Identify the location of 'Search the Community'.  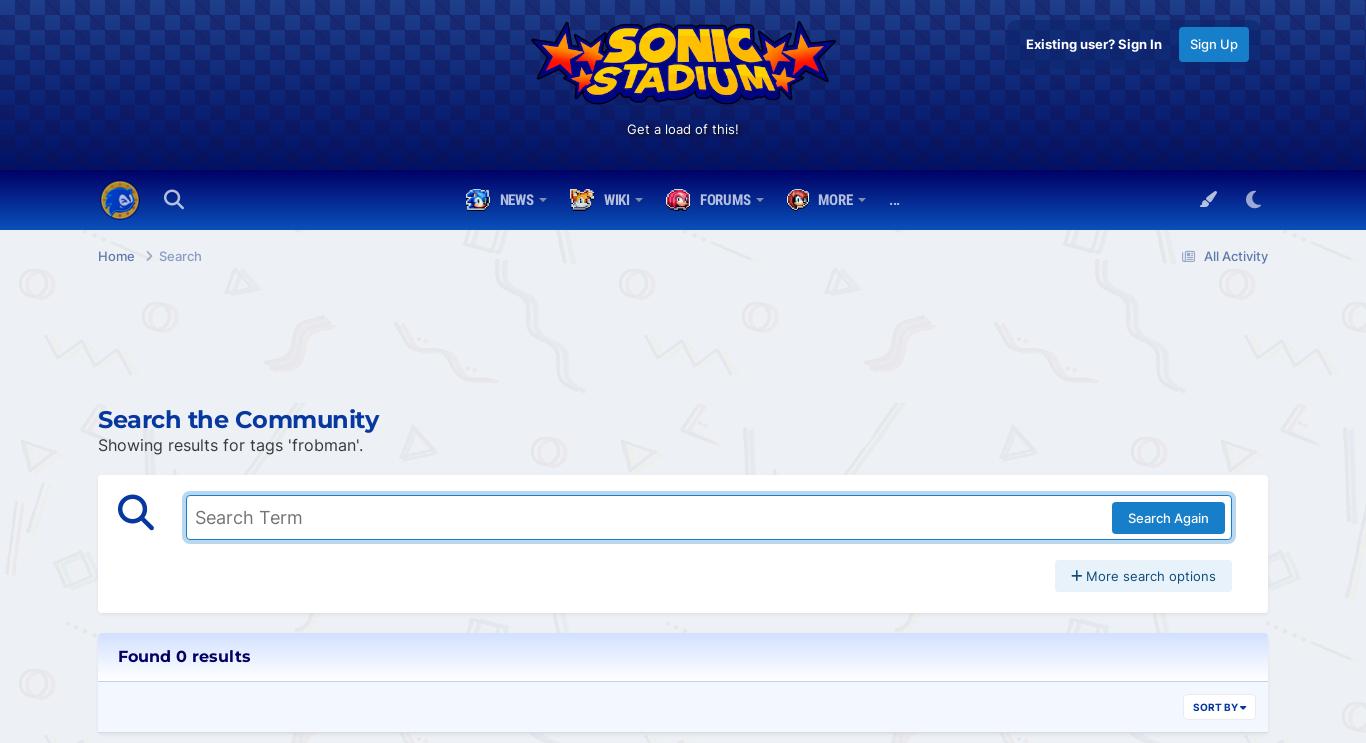
(237, 419).